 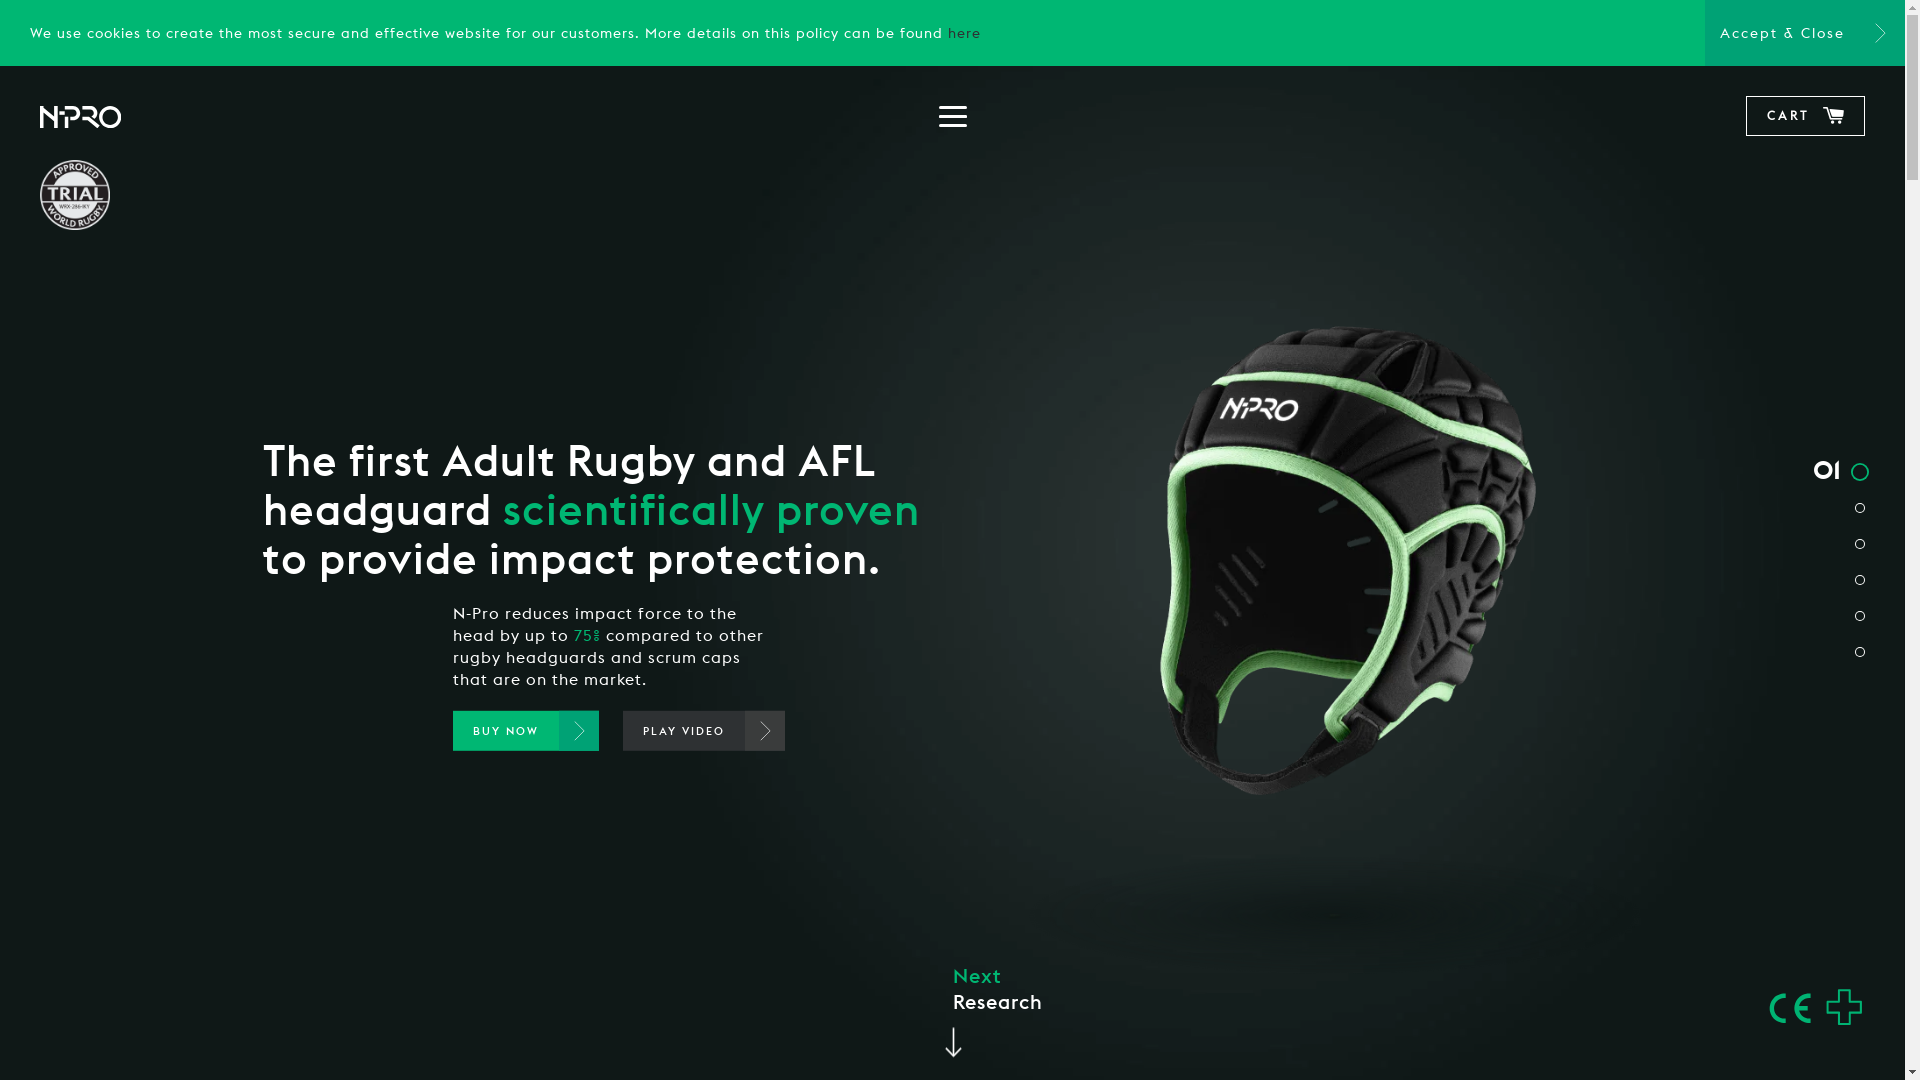 What do you see at coordinates (997, 1006) in the screenshot?
I see `'Next` at bounding box center [997, 1006].